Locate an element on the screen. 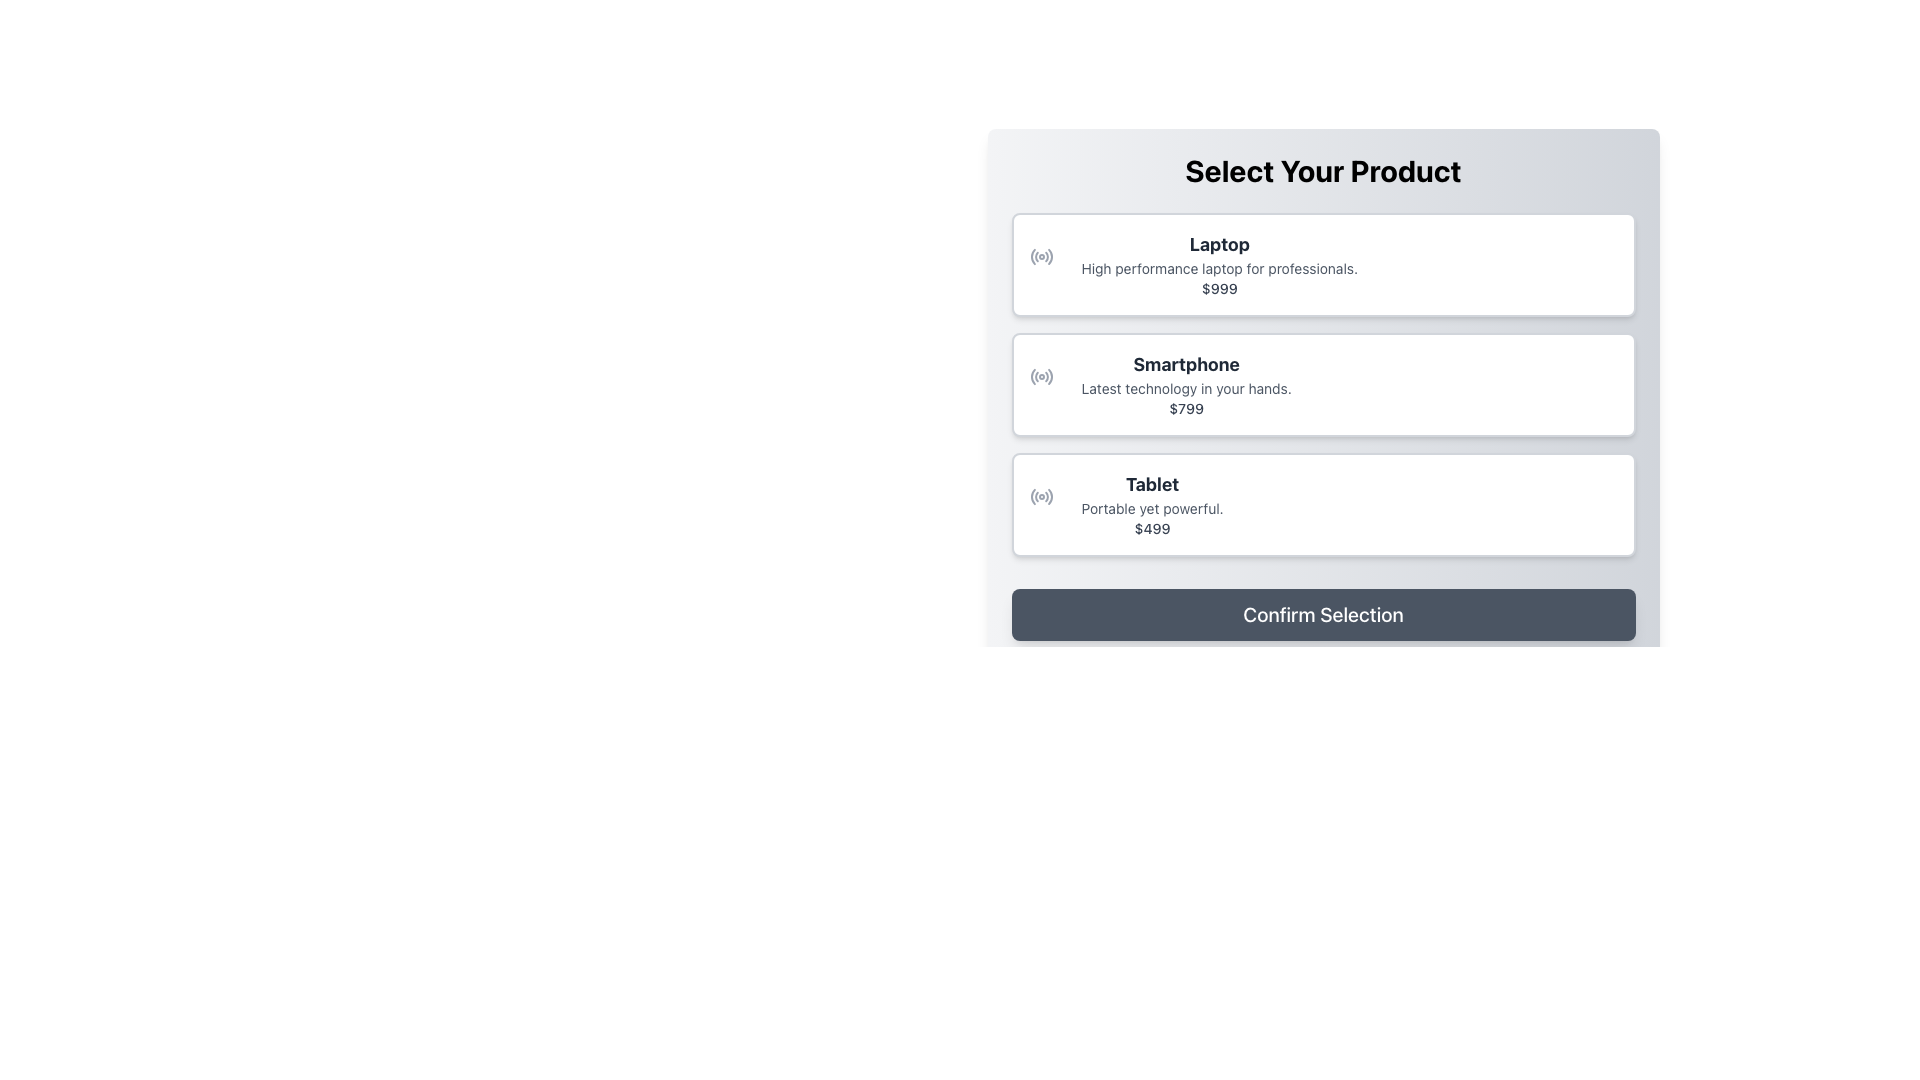  the submit button located at the bottom of the modal window, which confirms the user's choice for the selected product option is located at coordinates (1323, 613).